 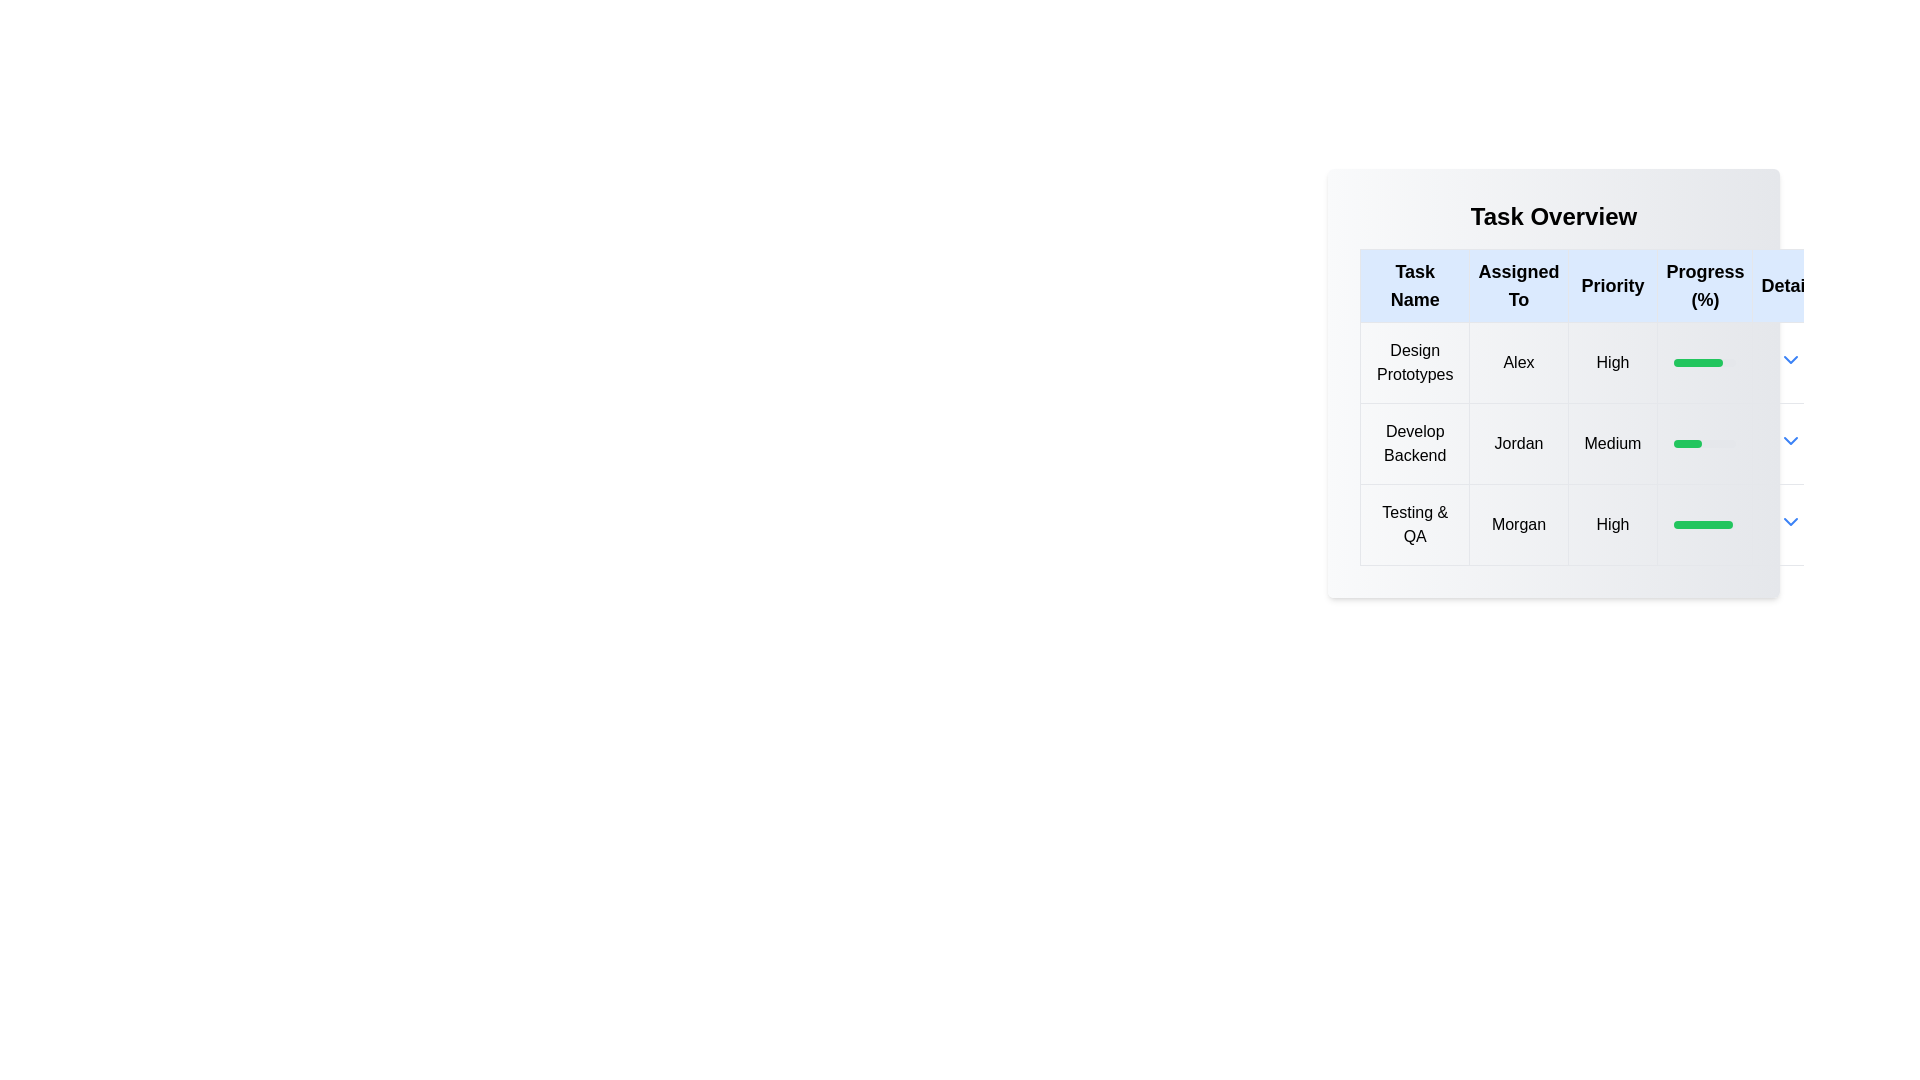 What do you see at coordinates (1593, 442) in the screenshot?
I see `the row corresponding to task Develop Backend` at bounding box center [1593, 442].